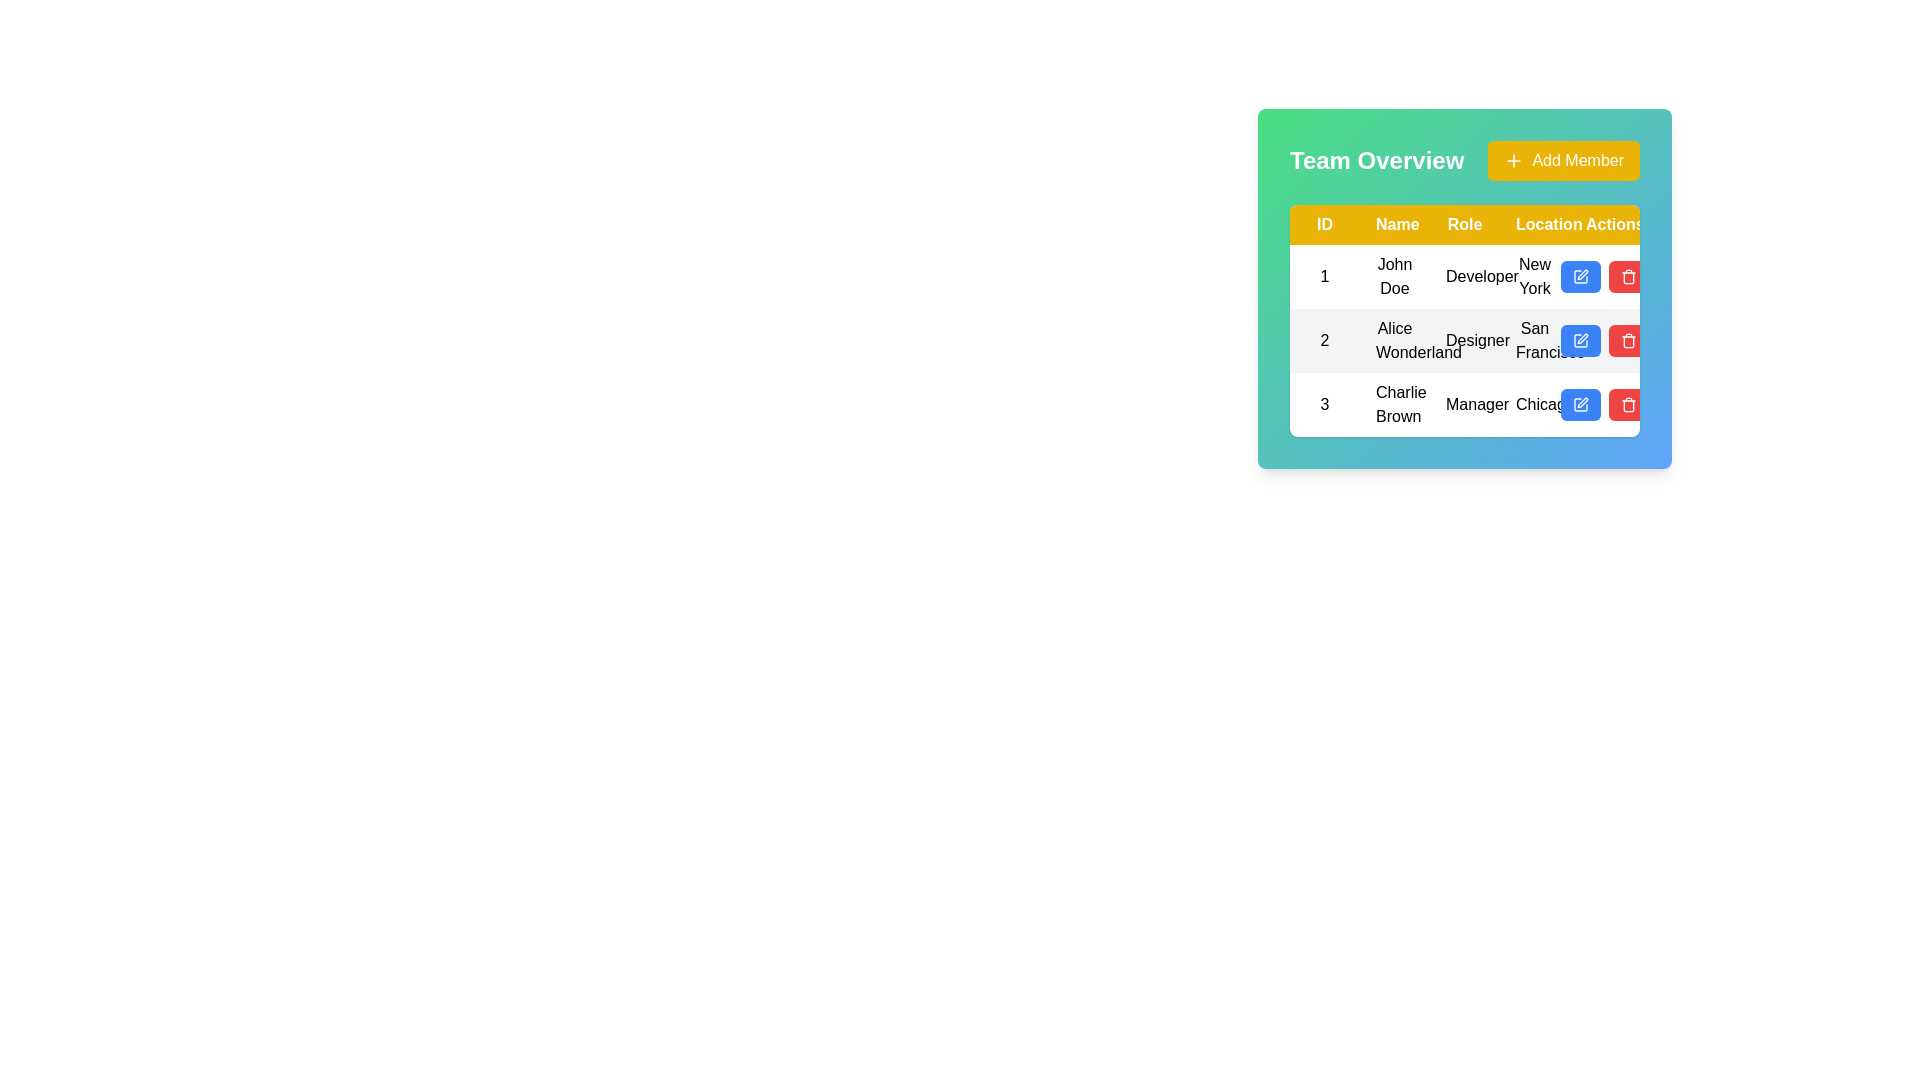  Describe the element at coordinates (1324, 339) in the screenshot. I see `the table cell containing the text '2' located in the first column of the second row, directly below the header labeled 'ID'` at that location.